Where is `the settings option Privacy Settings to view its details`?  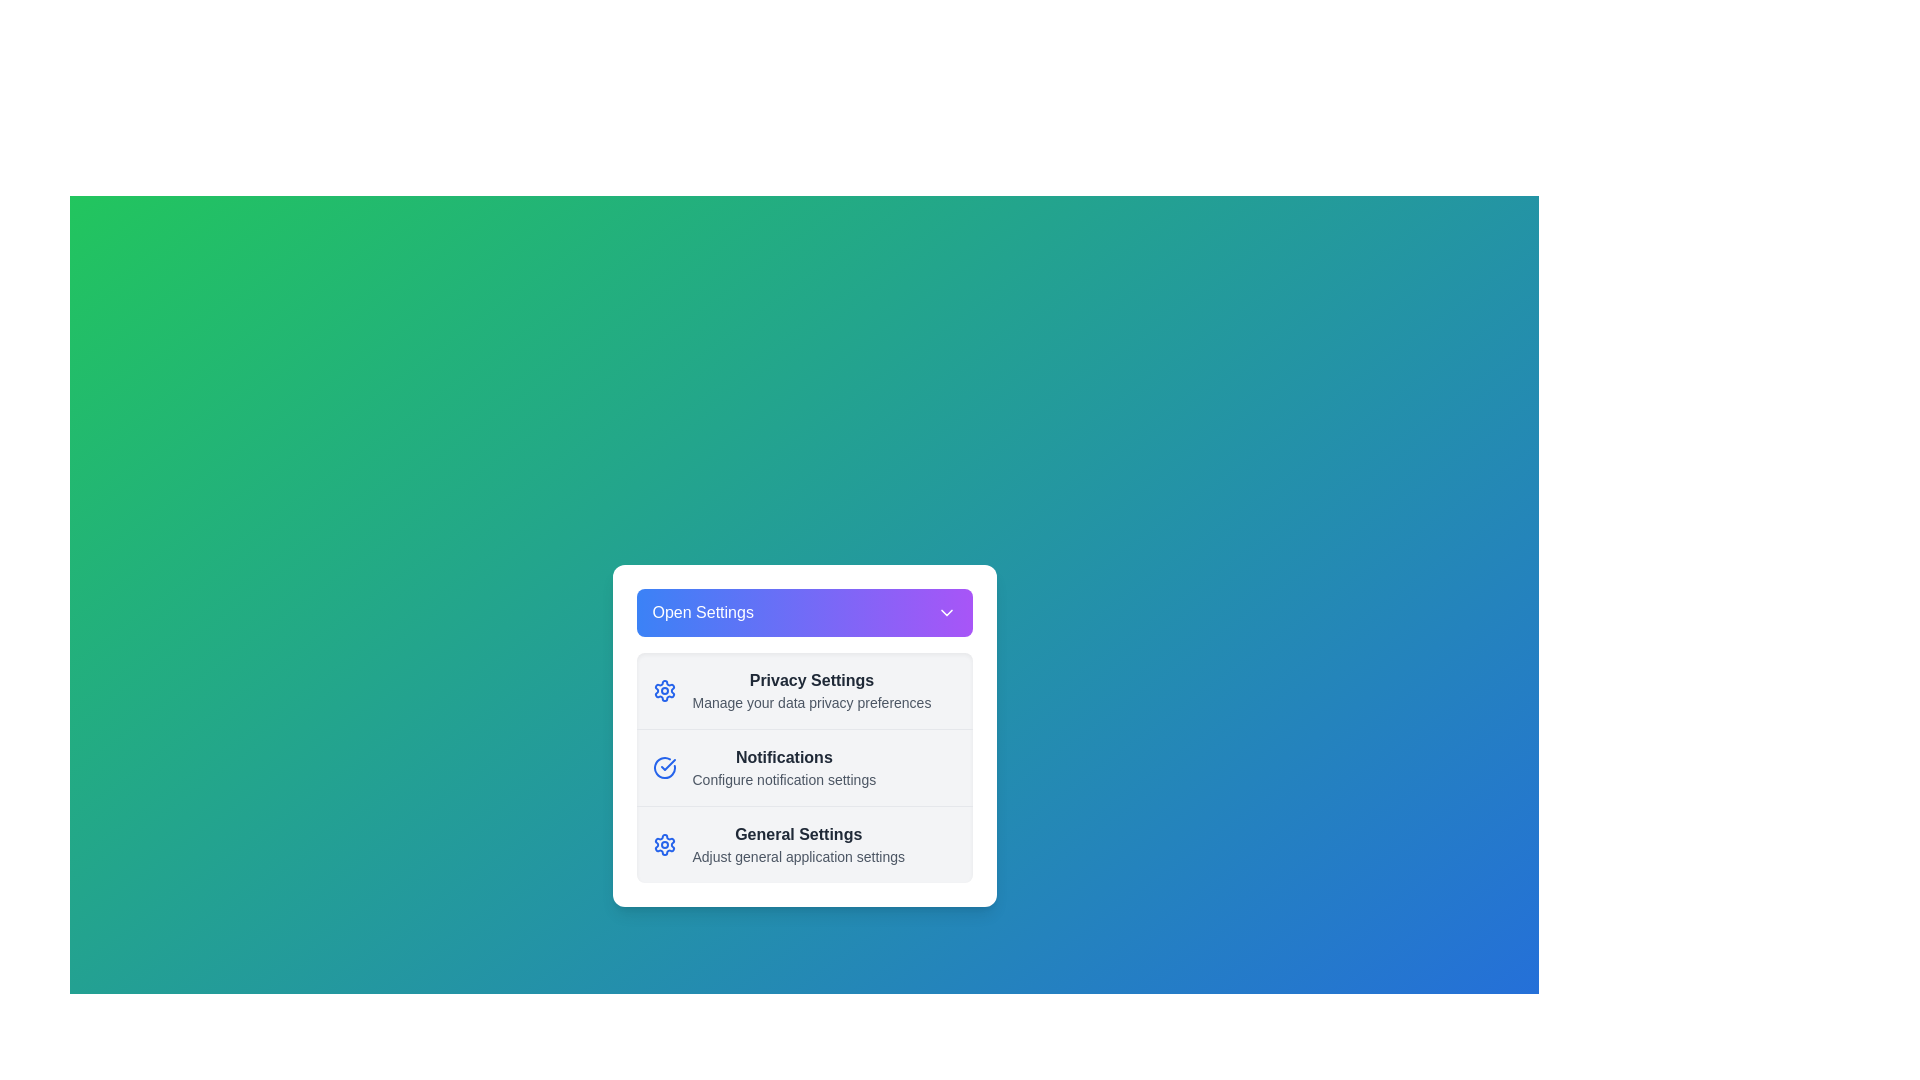
the settings option Privacy Settings to view its details is located at coordinates (804, 689).